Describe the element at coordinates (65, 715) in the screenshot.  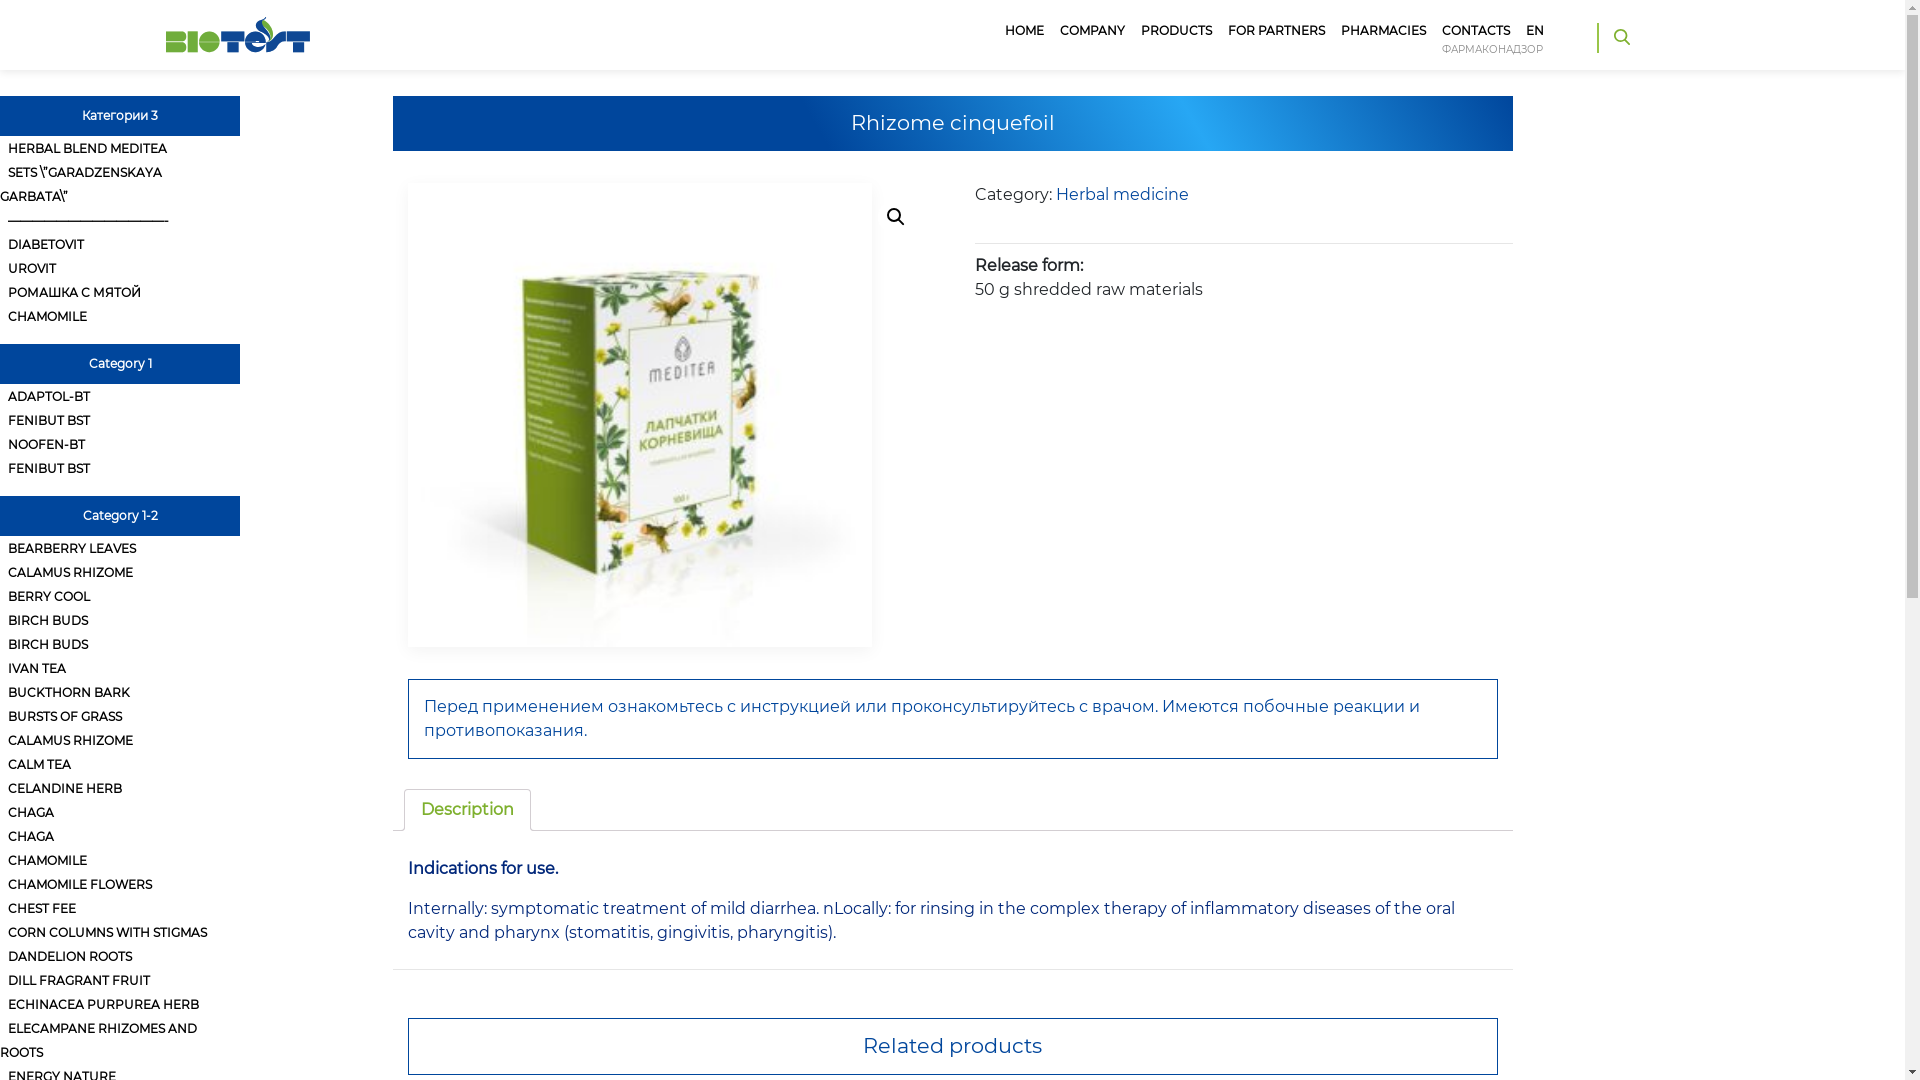
I see `'BURSTS OF GRASS'` at that location.